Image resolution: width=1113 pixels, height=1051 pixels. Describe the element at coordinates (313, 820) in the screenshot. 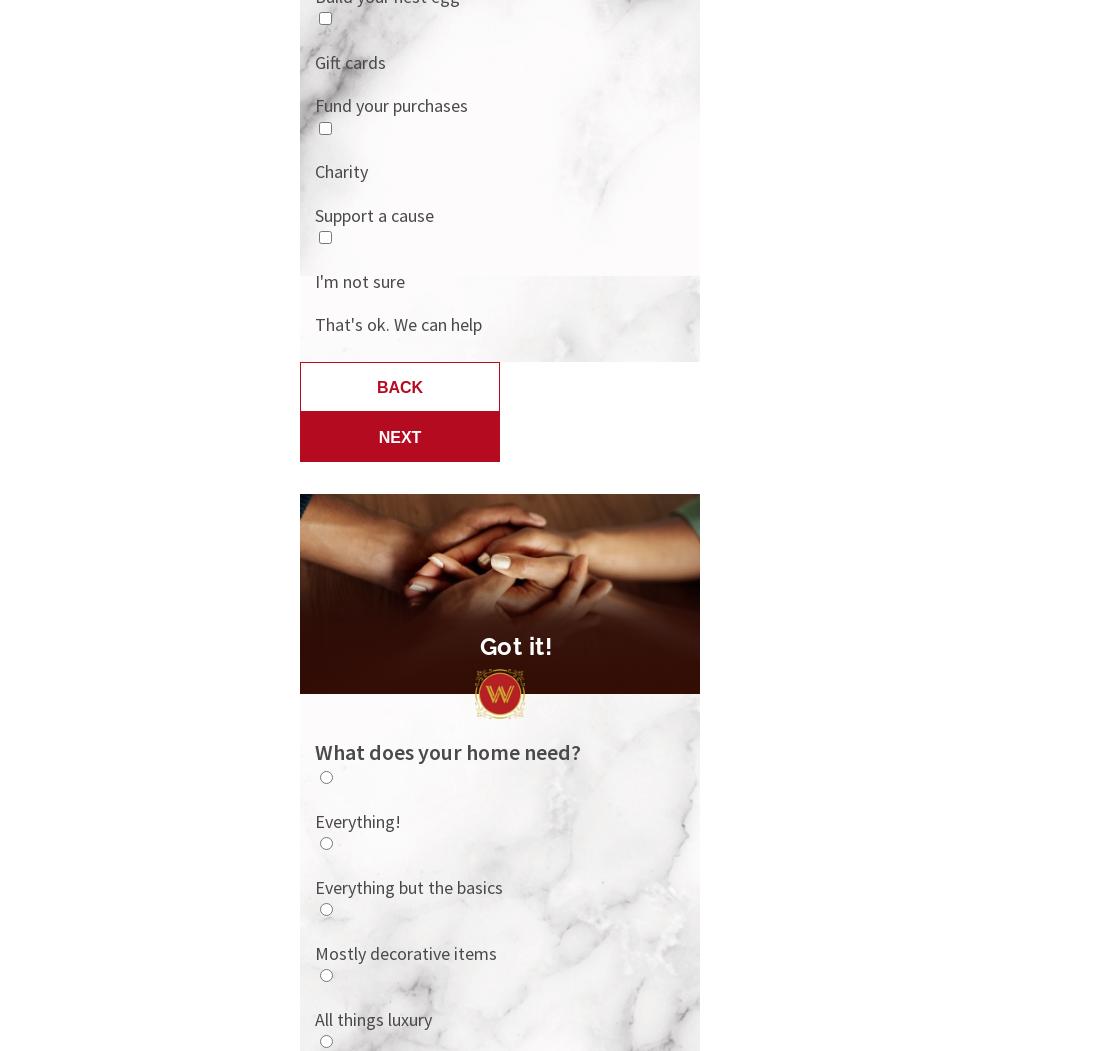

I see `'Everything!'` at that location.